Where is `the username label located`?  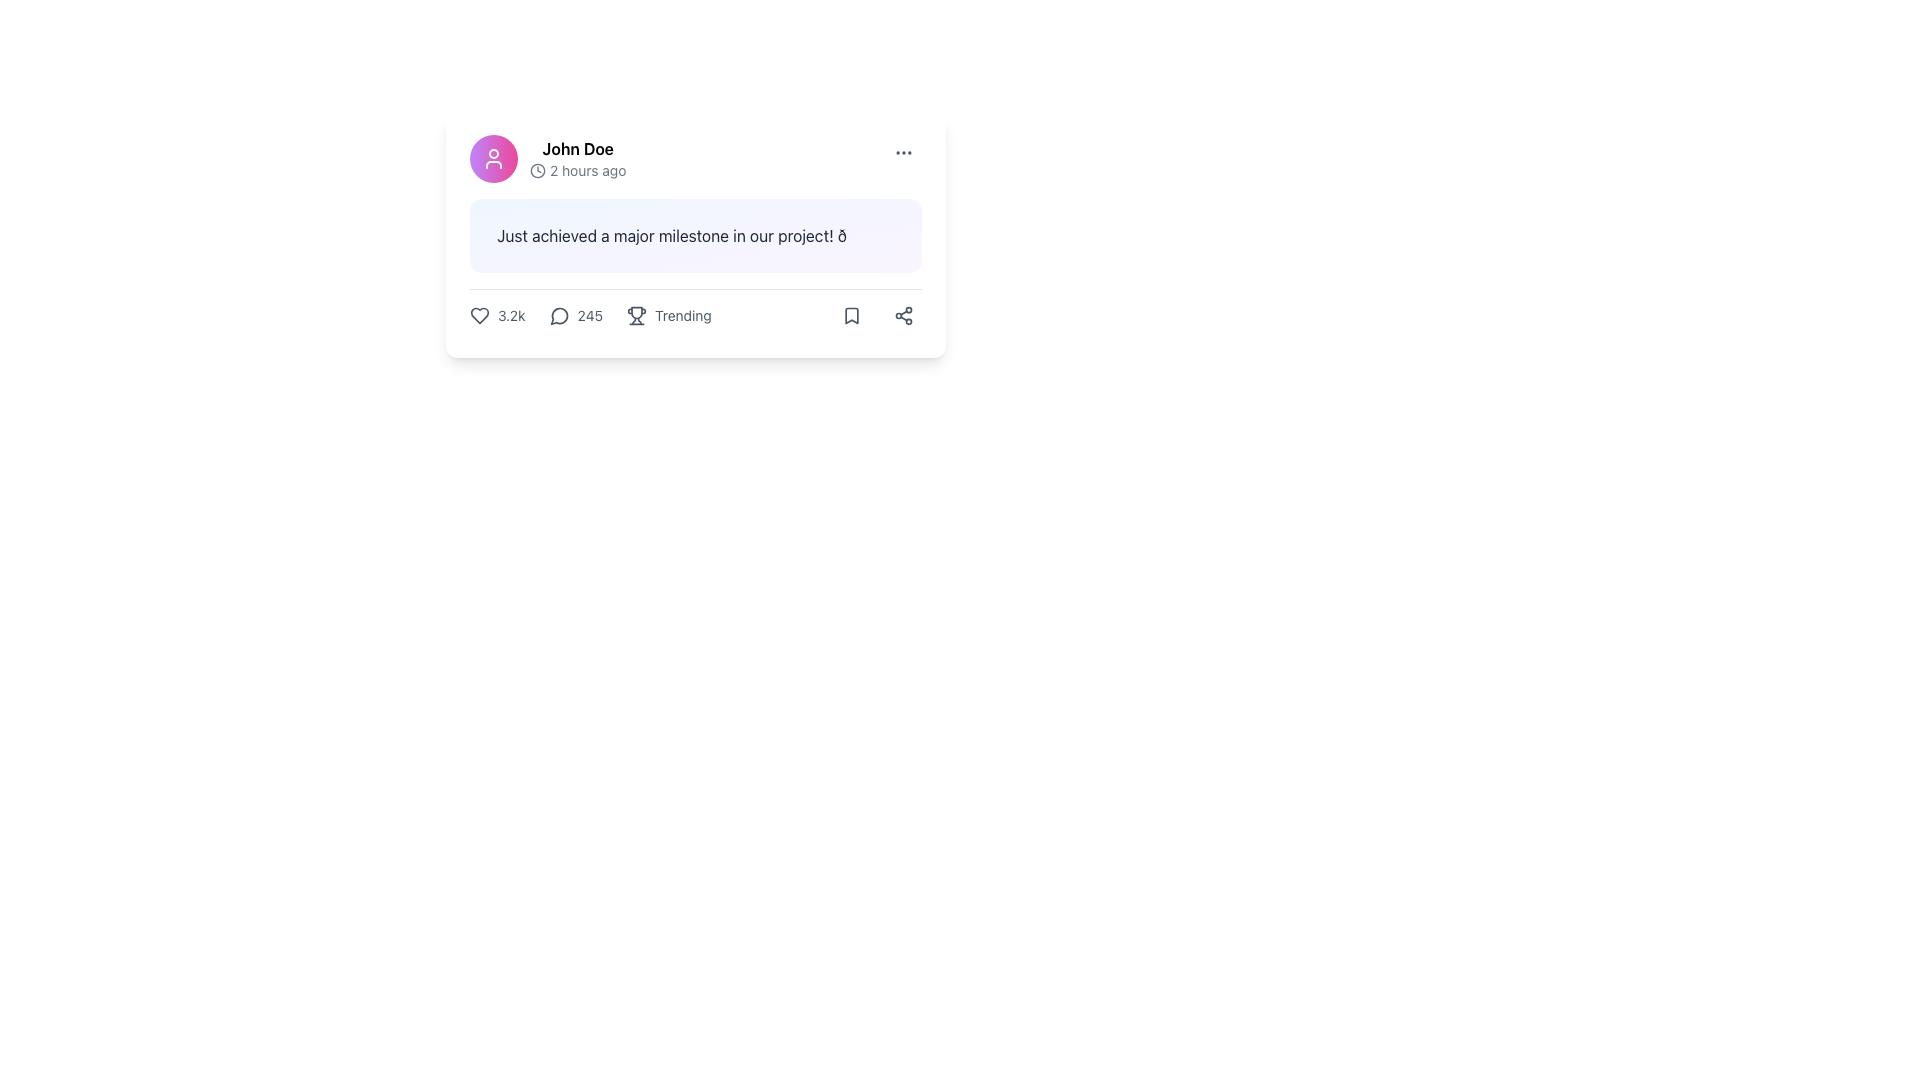 the username label located is located at coordinates (577, 148).